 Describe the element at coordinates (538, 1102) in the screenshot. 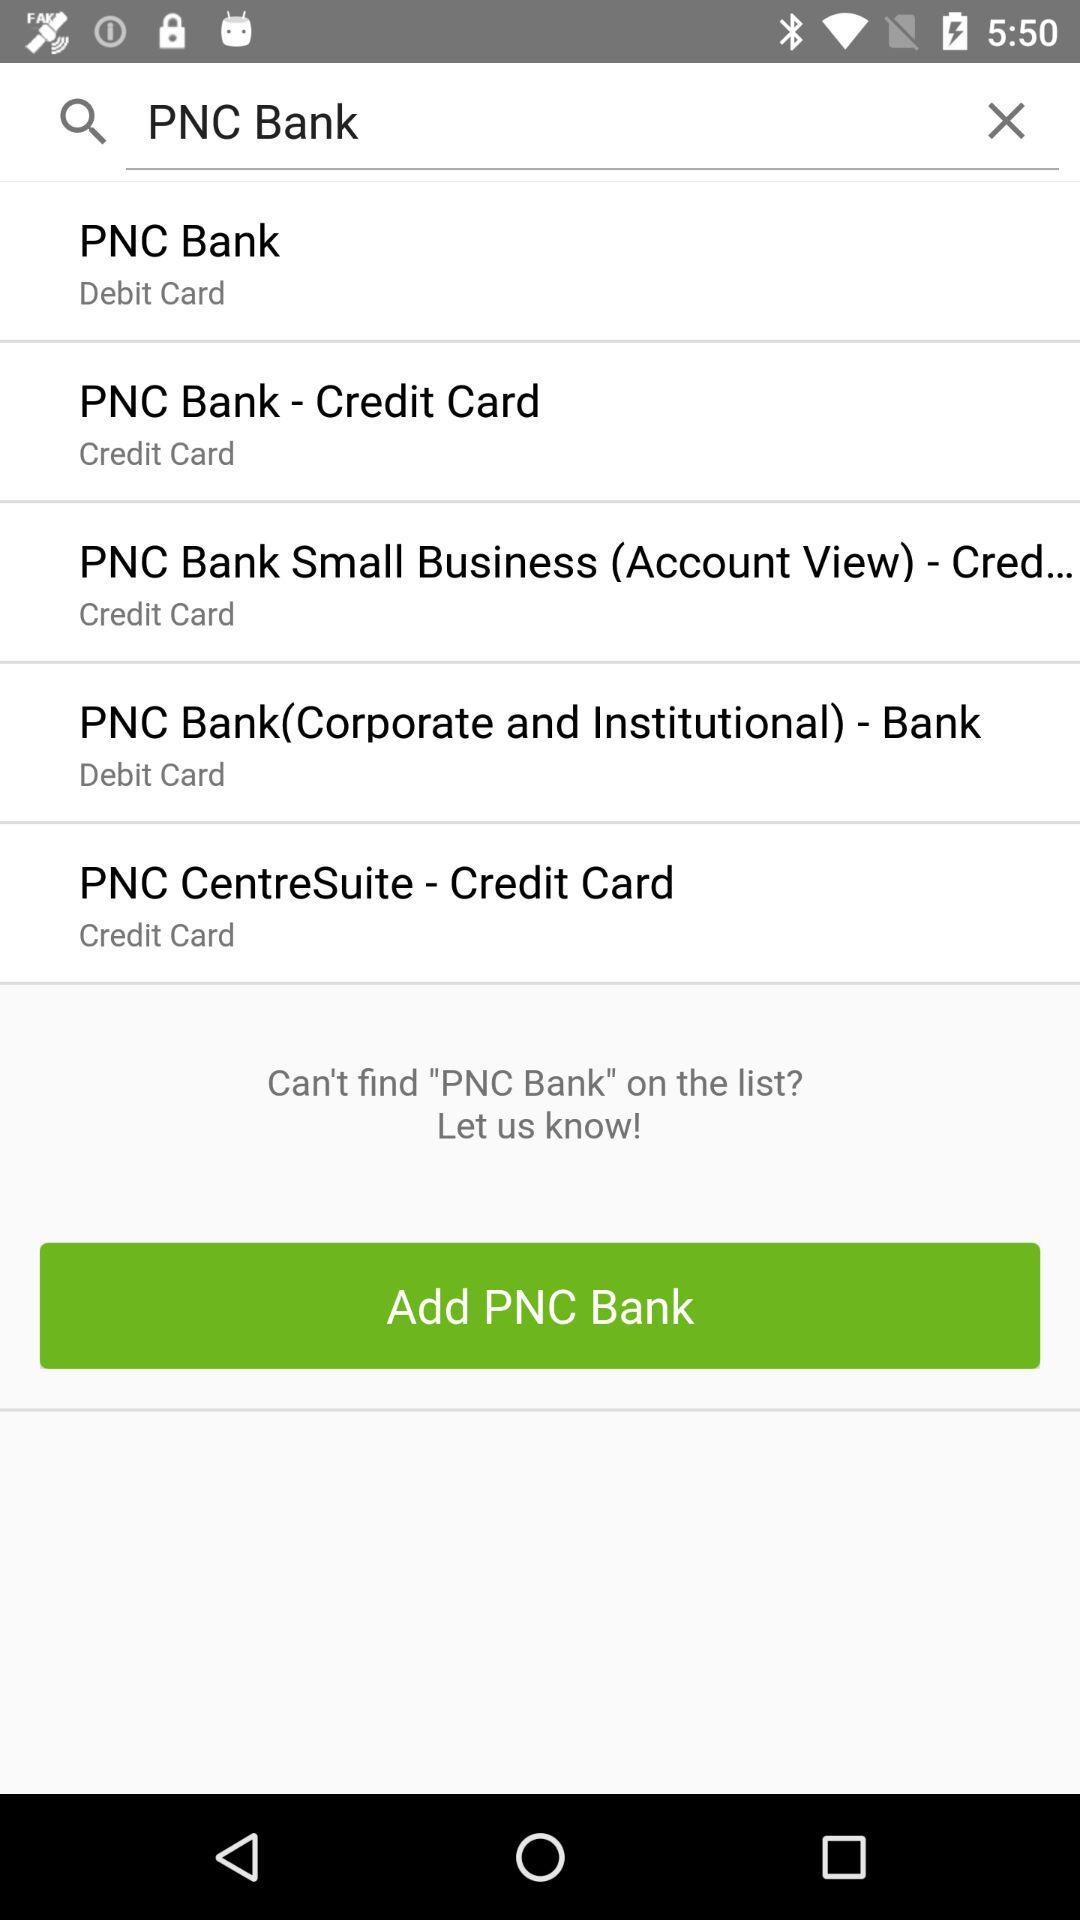

I see `the can t find item` at that location.